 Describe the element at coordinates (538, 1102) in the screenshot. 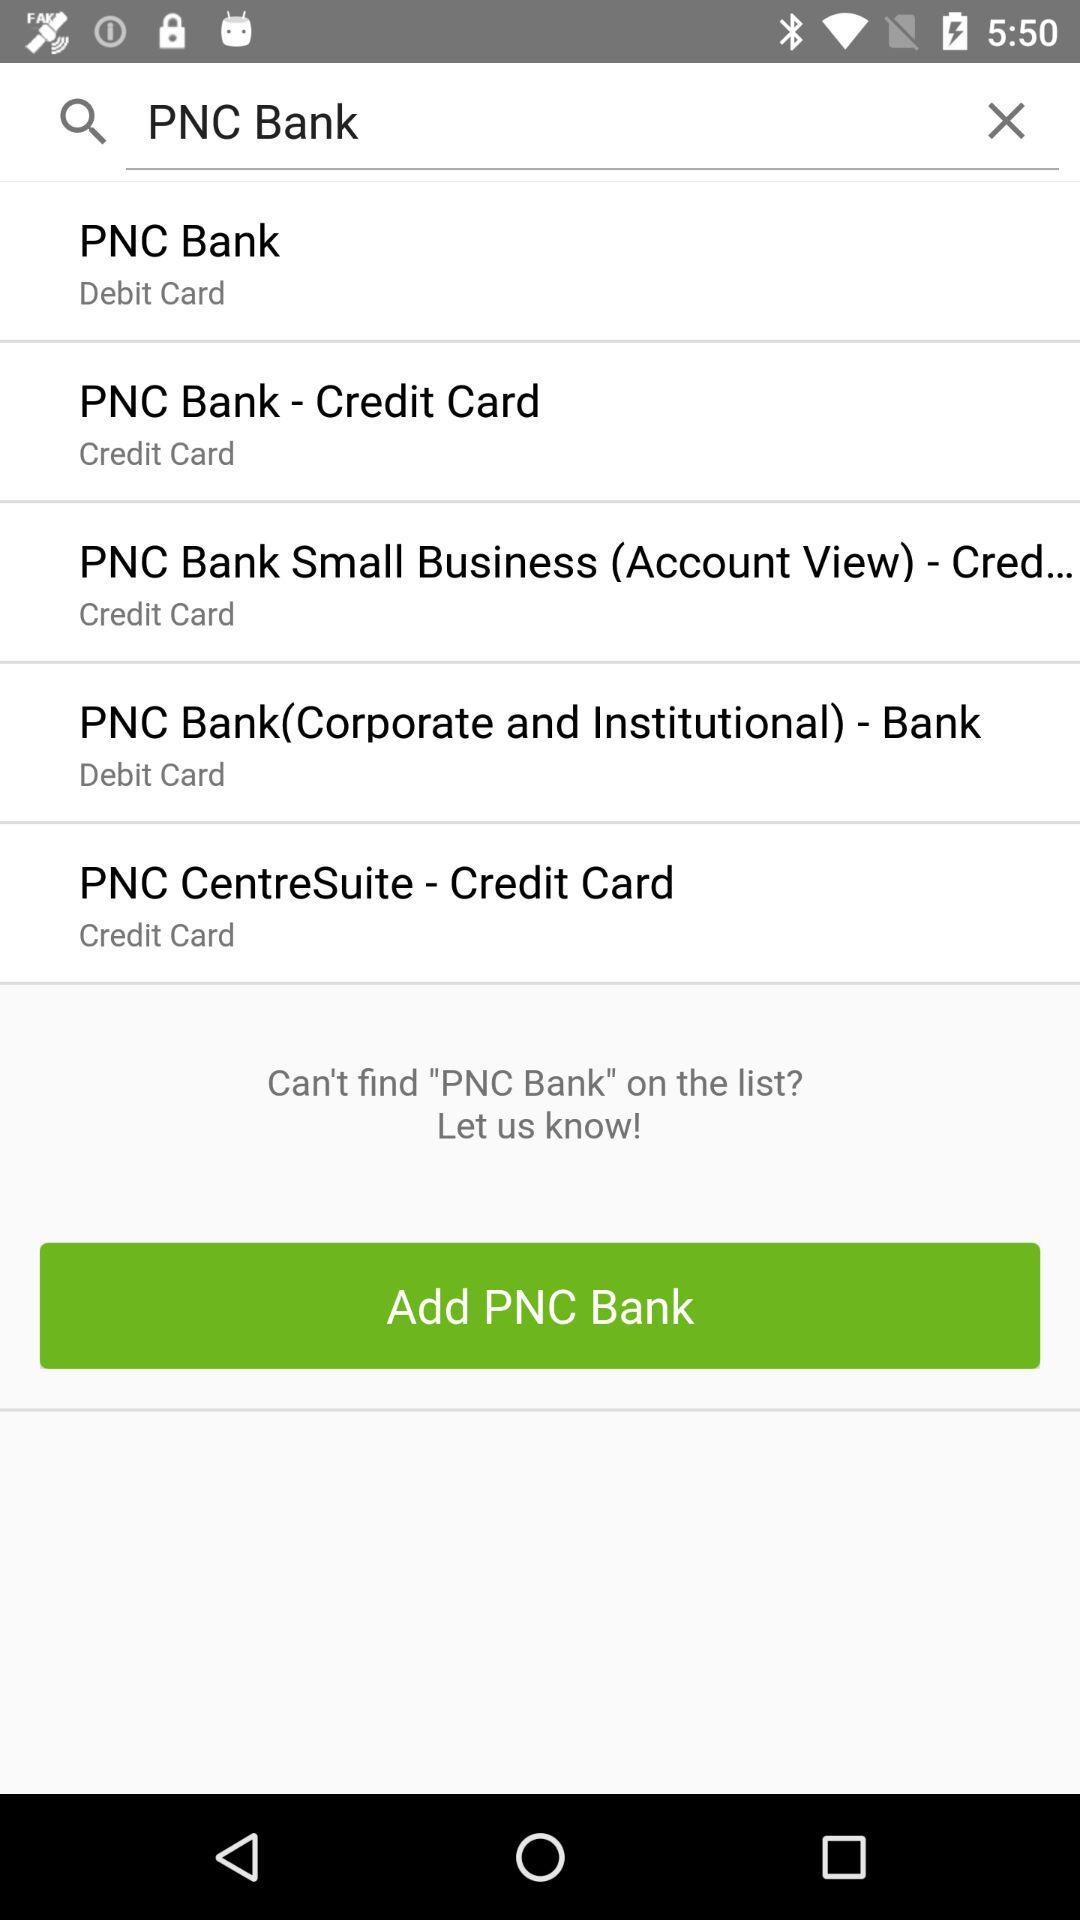

I see `the can t find item` at that location.